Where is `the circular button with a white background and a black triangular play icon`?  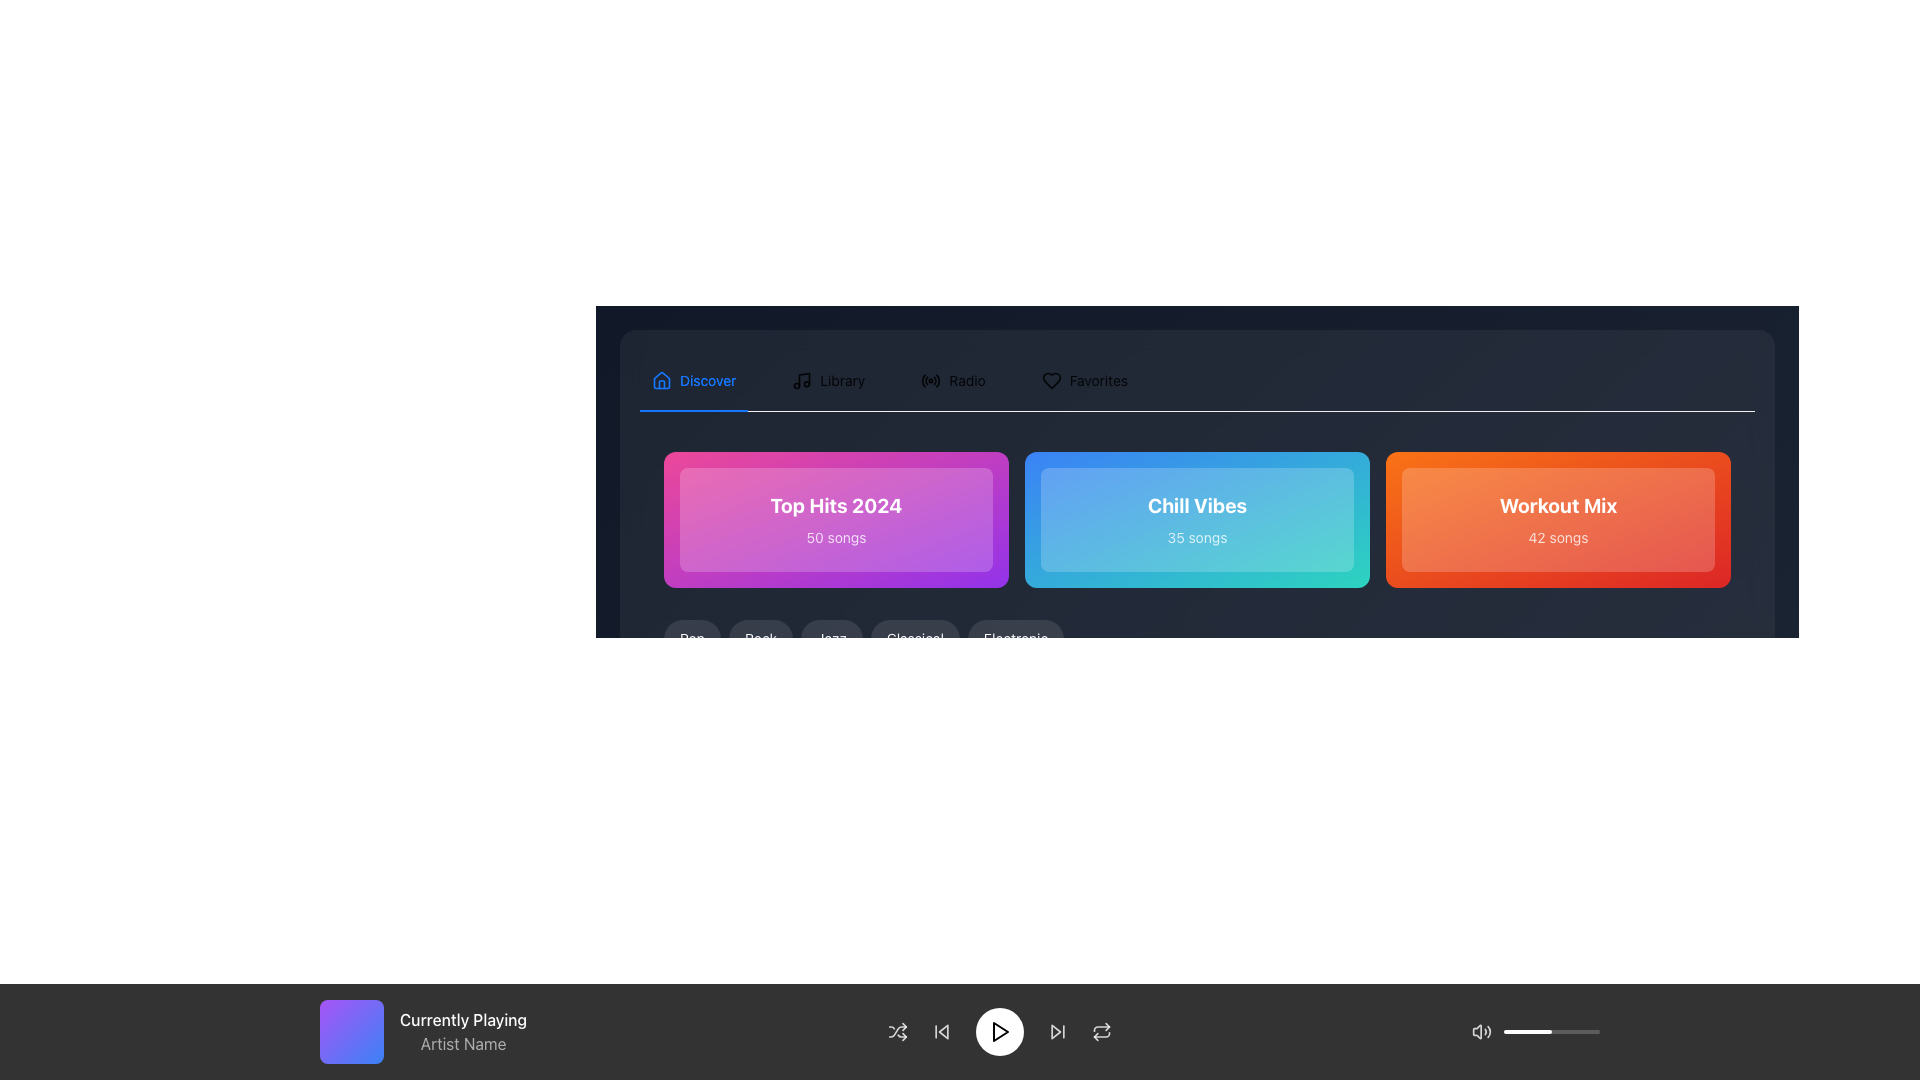 the circular button with a white background and a black triangular play icon is located at coordinates (999, 1032).